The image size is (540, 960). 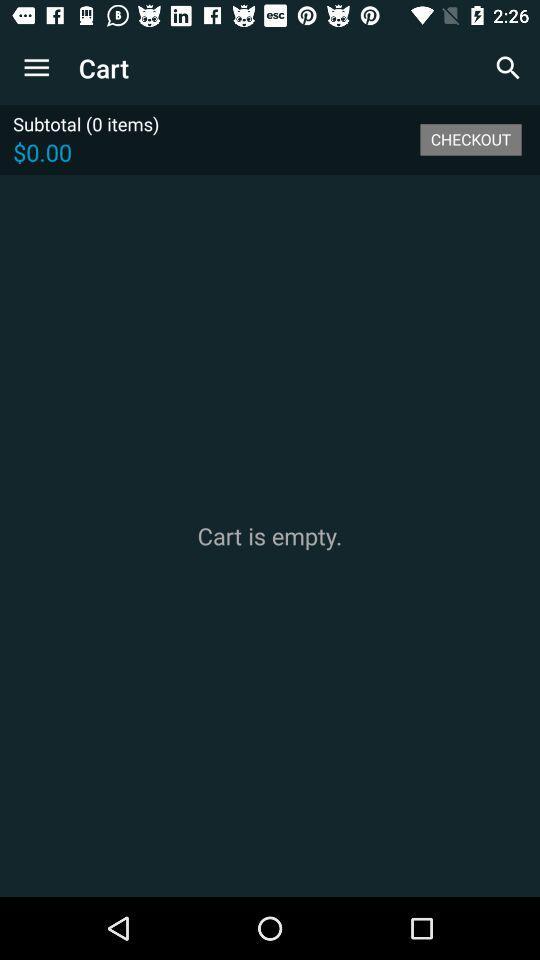 I want to click on the icon next to the subtotal (0 items) icon, so click(x=470, y=138).